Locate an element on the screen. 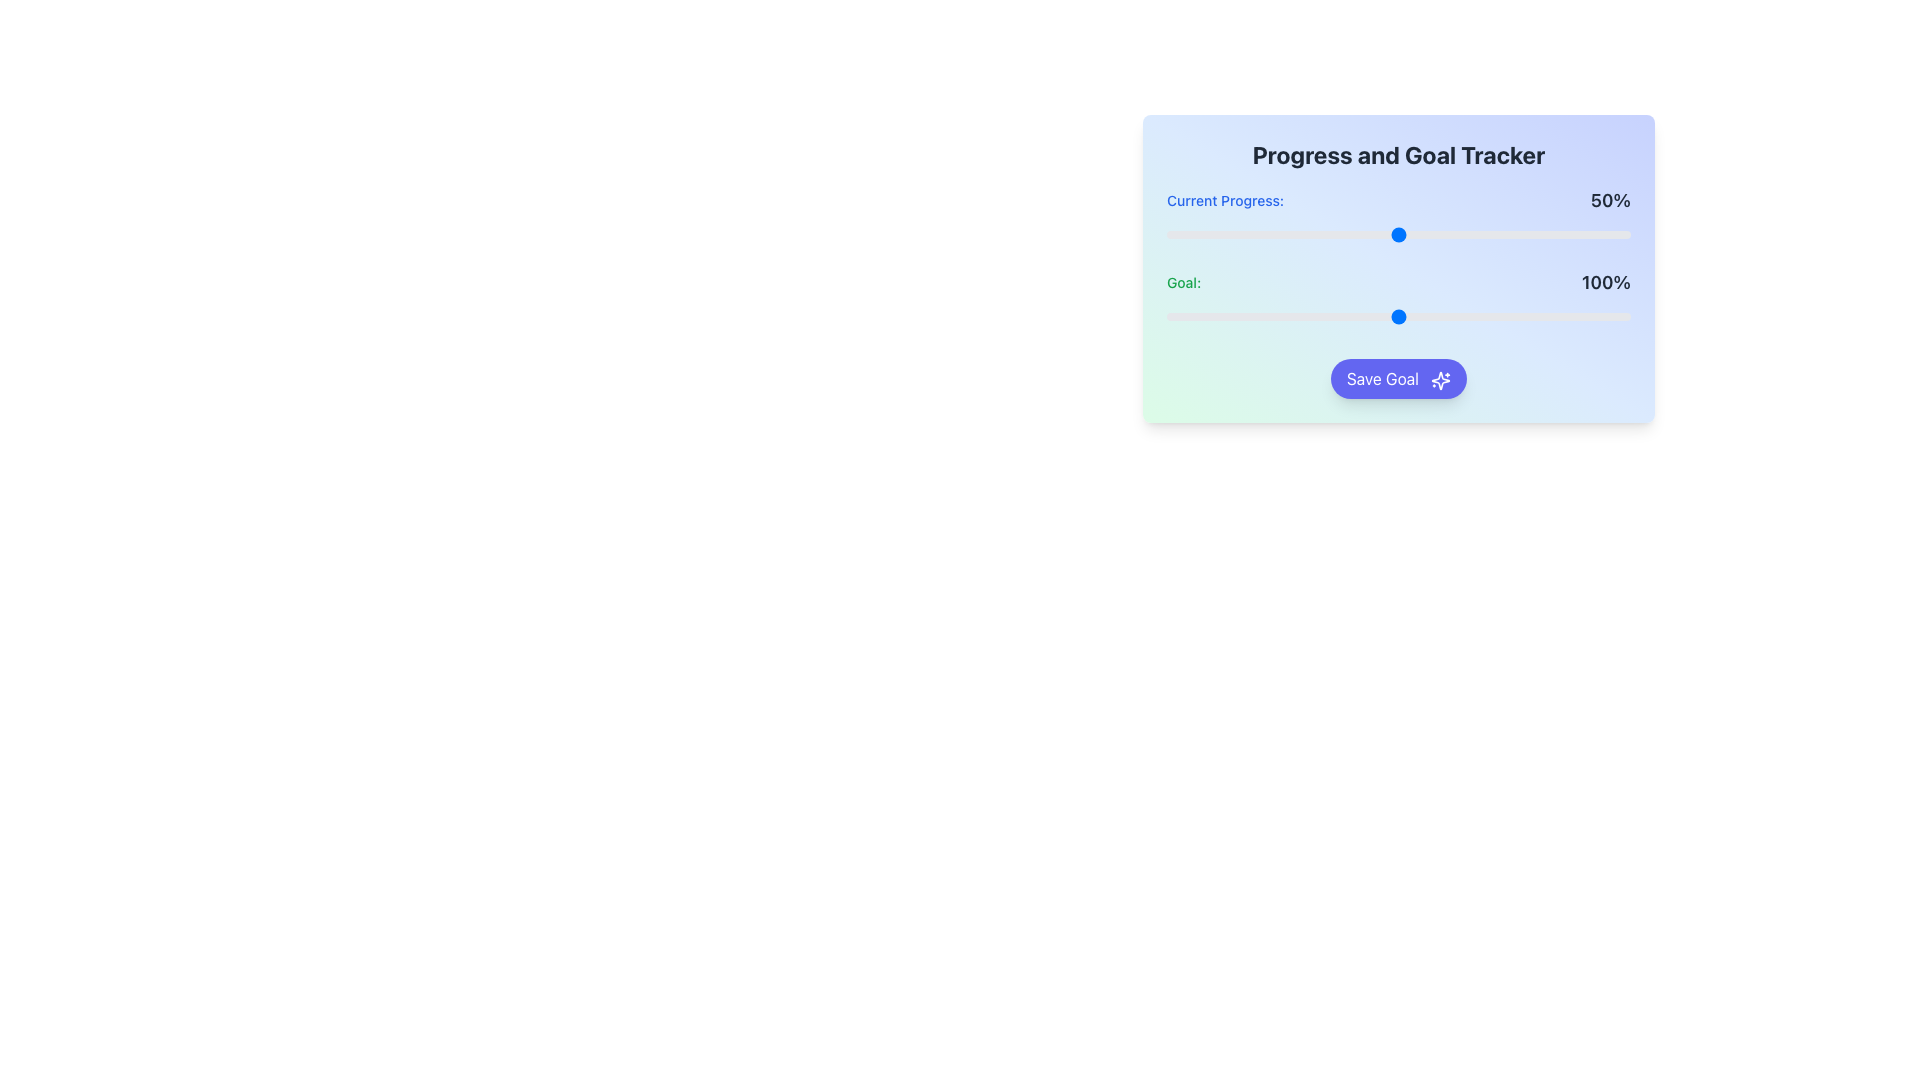 Image resolution: width=1920 pixels, height=1080 pixels. the text label displaying 'Goal:' in a small green font, which is part of the 'Progress and Goal Tracker' panel and positioned to the left of the numerical value '100%' is located at coordinates (1184, 282).